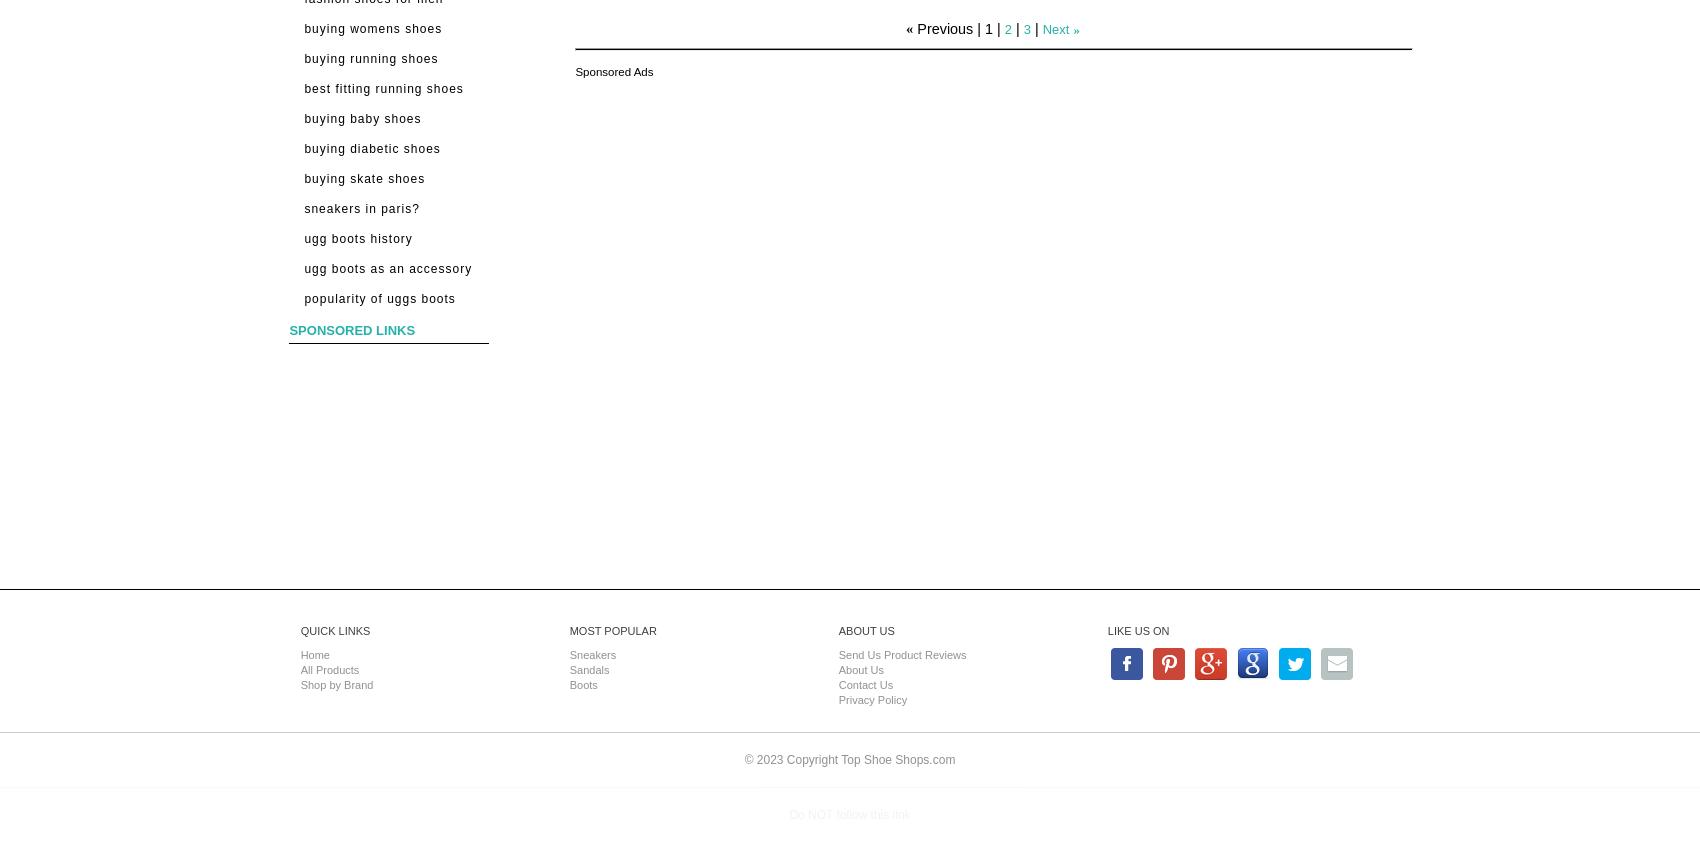 The image size is (1700, 843). What do you see at coordinates (361, 118) in the screenshot?
I see `'Buying Baby Shoes'` at bounding box center [361, 118].